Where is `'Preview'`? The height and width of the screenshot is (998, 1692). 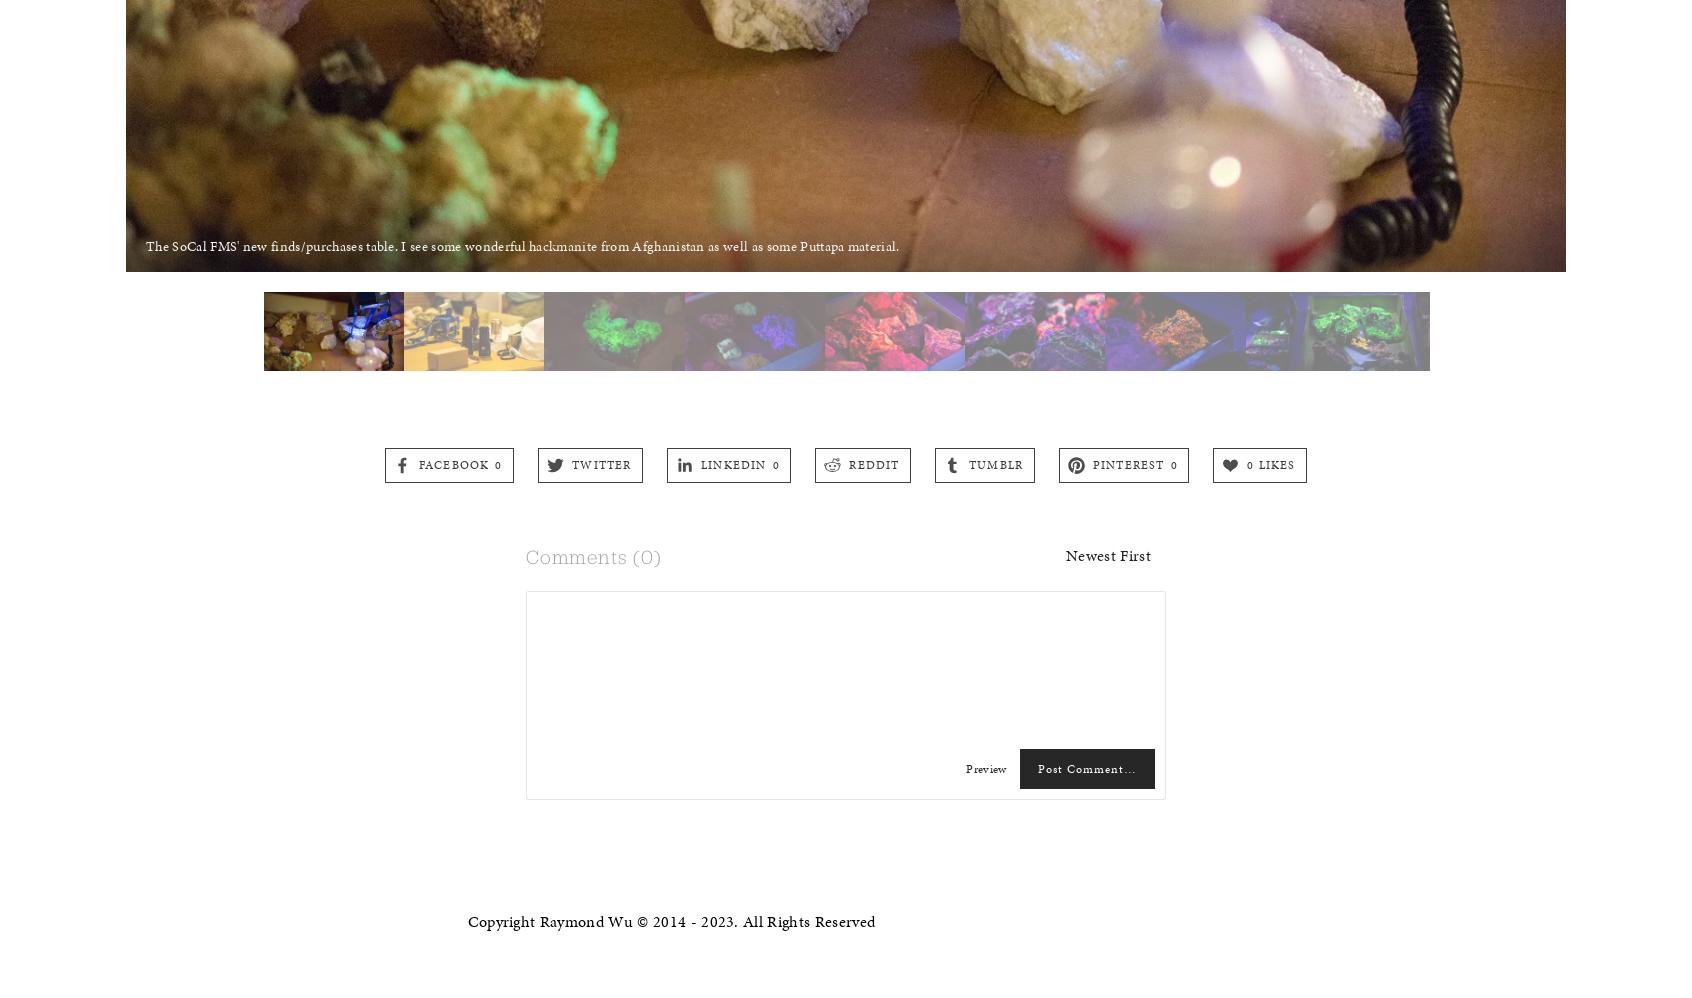
'Preview' is located at coordinates (985, 767).